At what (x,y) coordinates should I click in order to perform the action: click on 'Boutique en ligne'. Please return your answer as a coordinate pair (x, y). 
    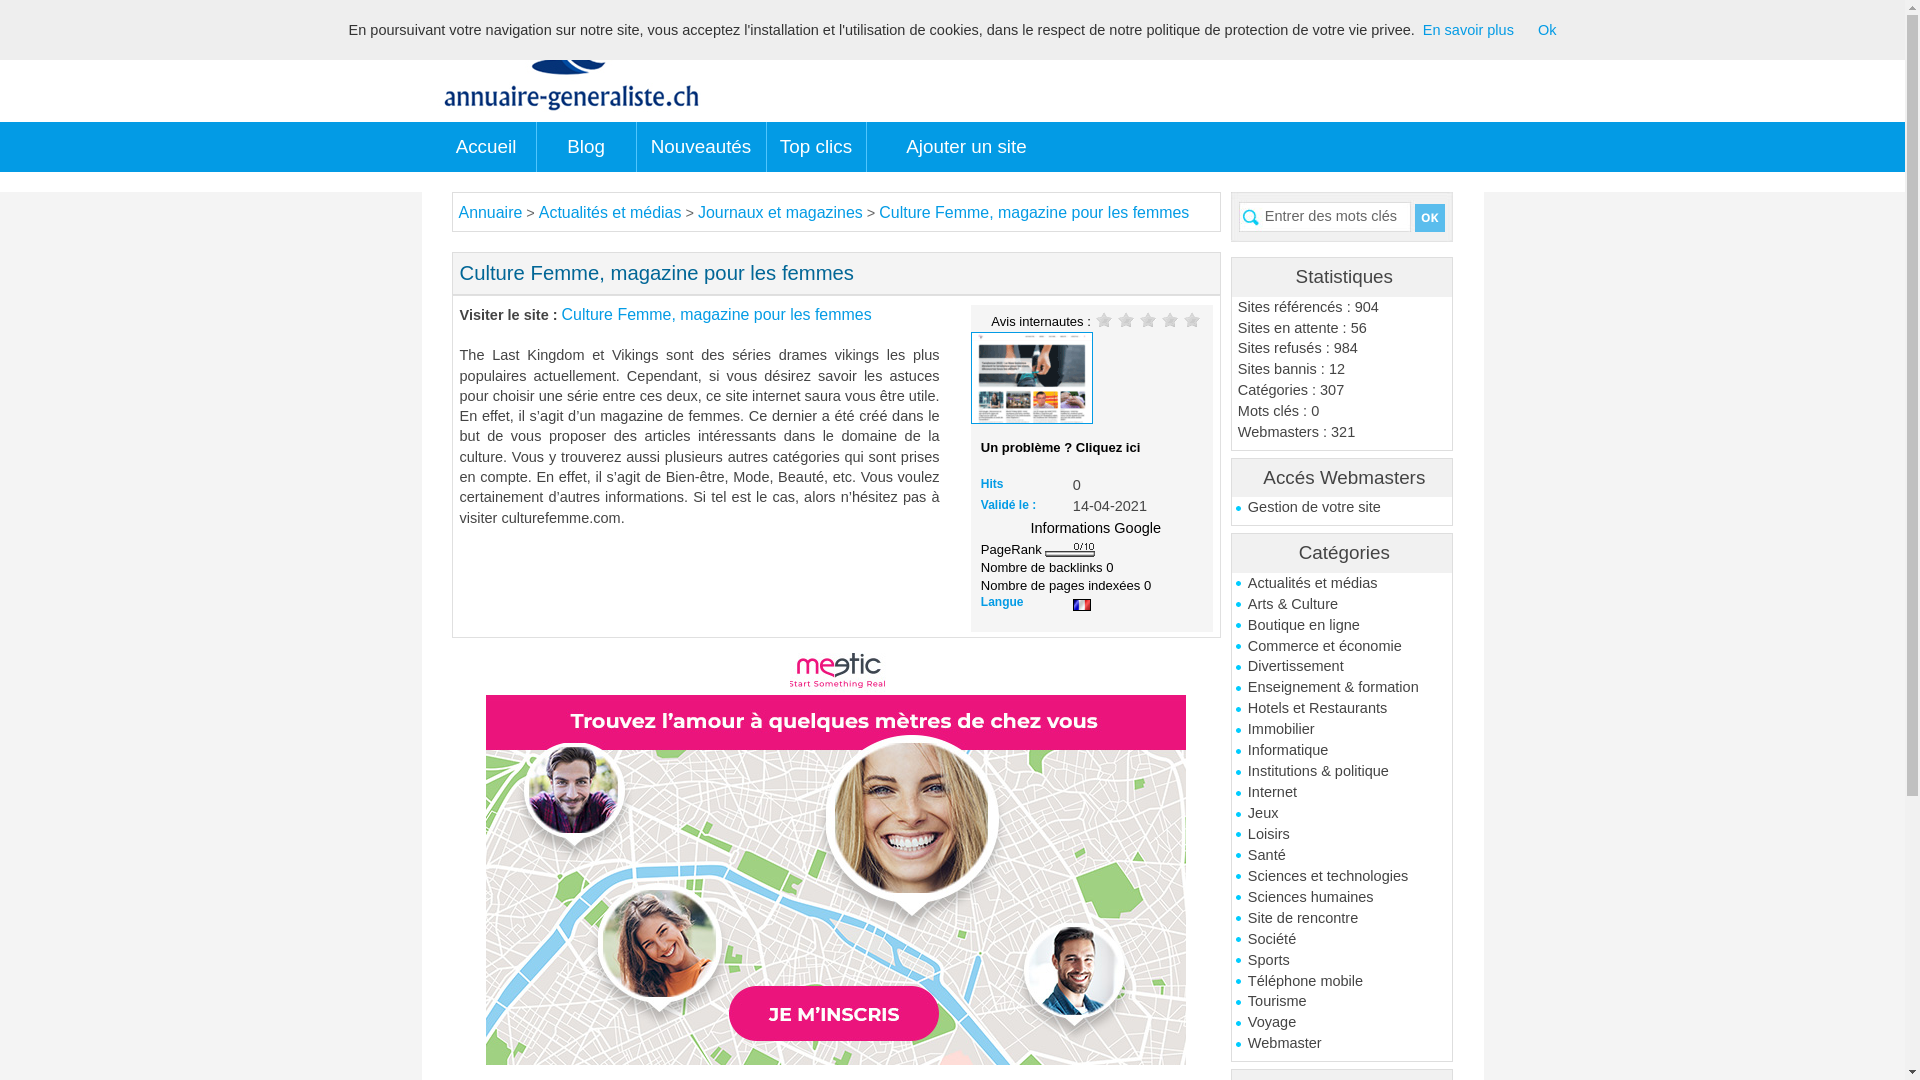
    Looking at the image, I should click on (1342, 624).